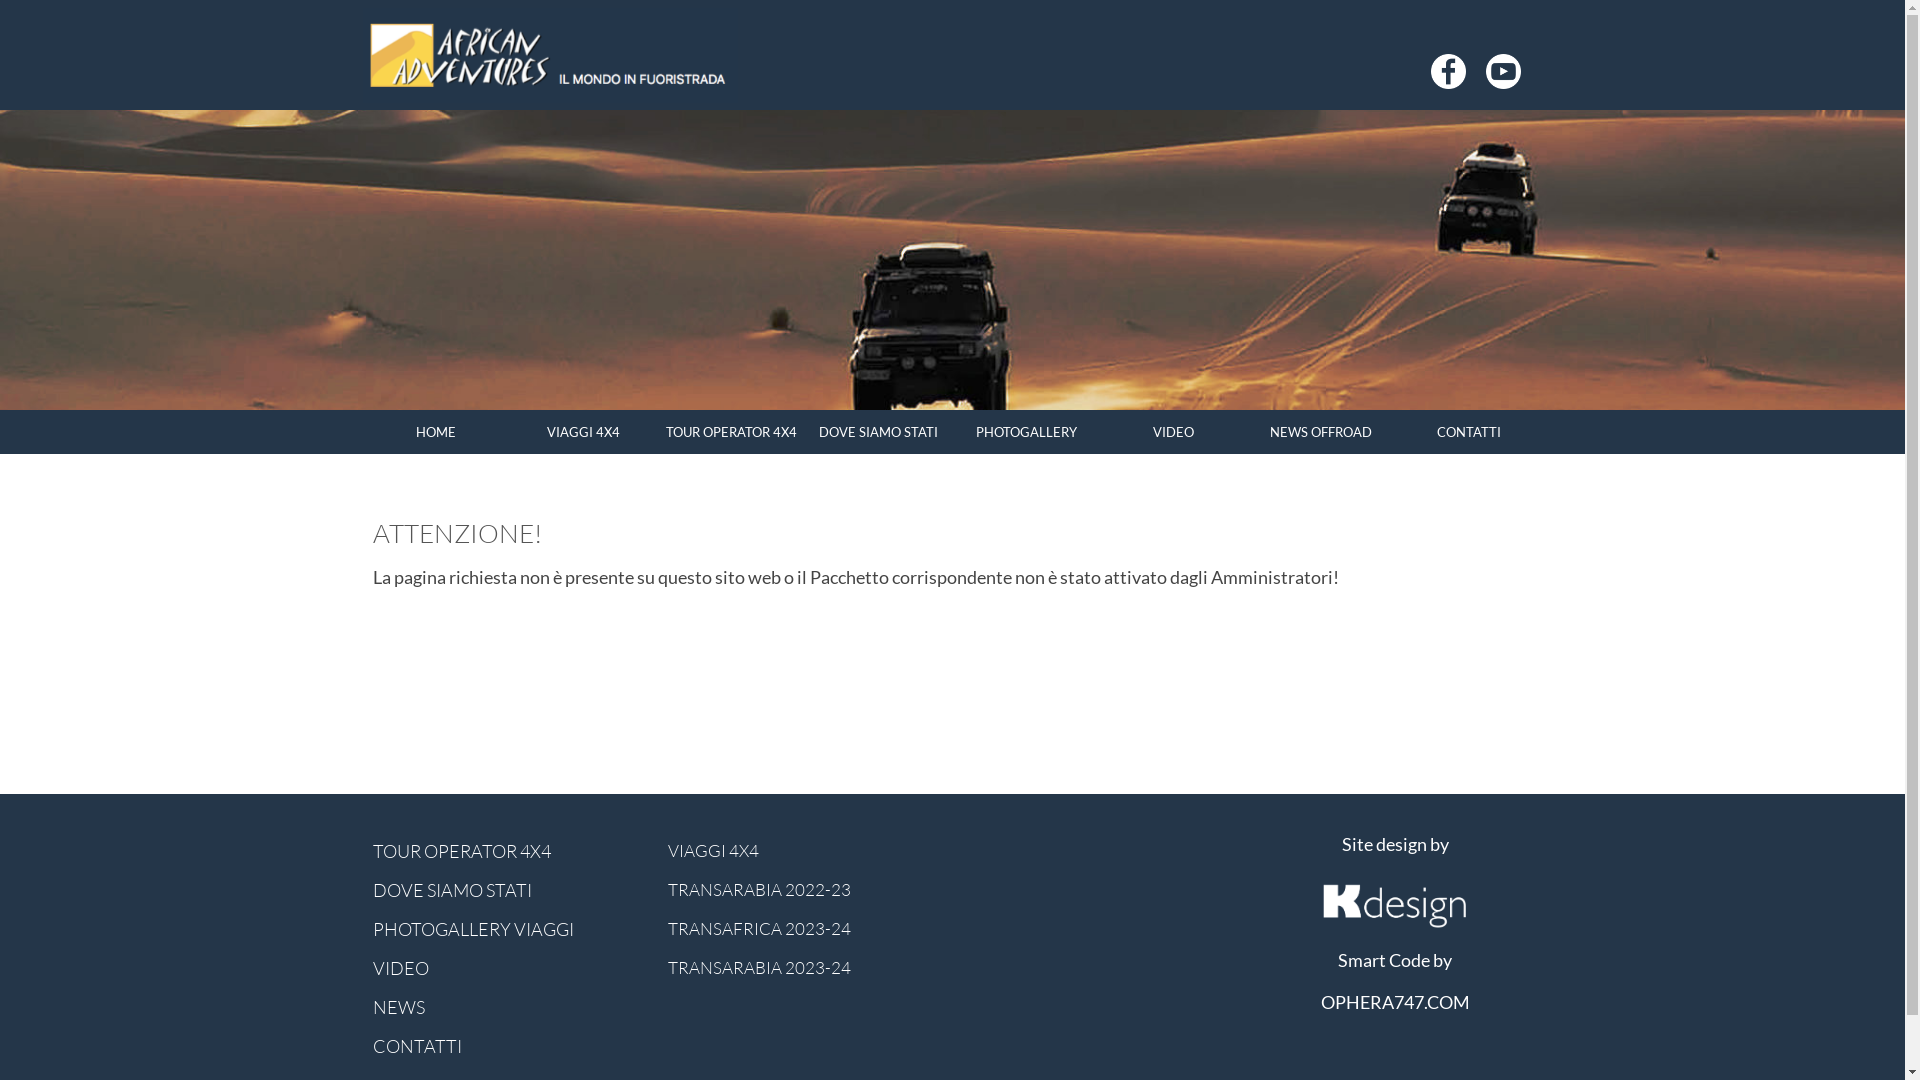 This screenshot has height=1080, width=1920. What do you see at coordinates (805, 929) in the screenshot?
I see `'TRANSAFRICA 2023-24'` at bounding box center [805, 929].